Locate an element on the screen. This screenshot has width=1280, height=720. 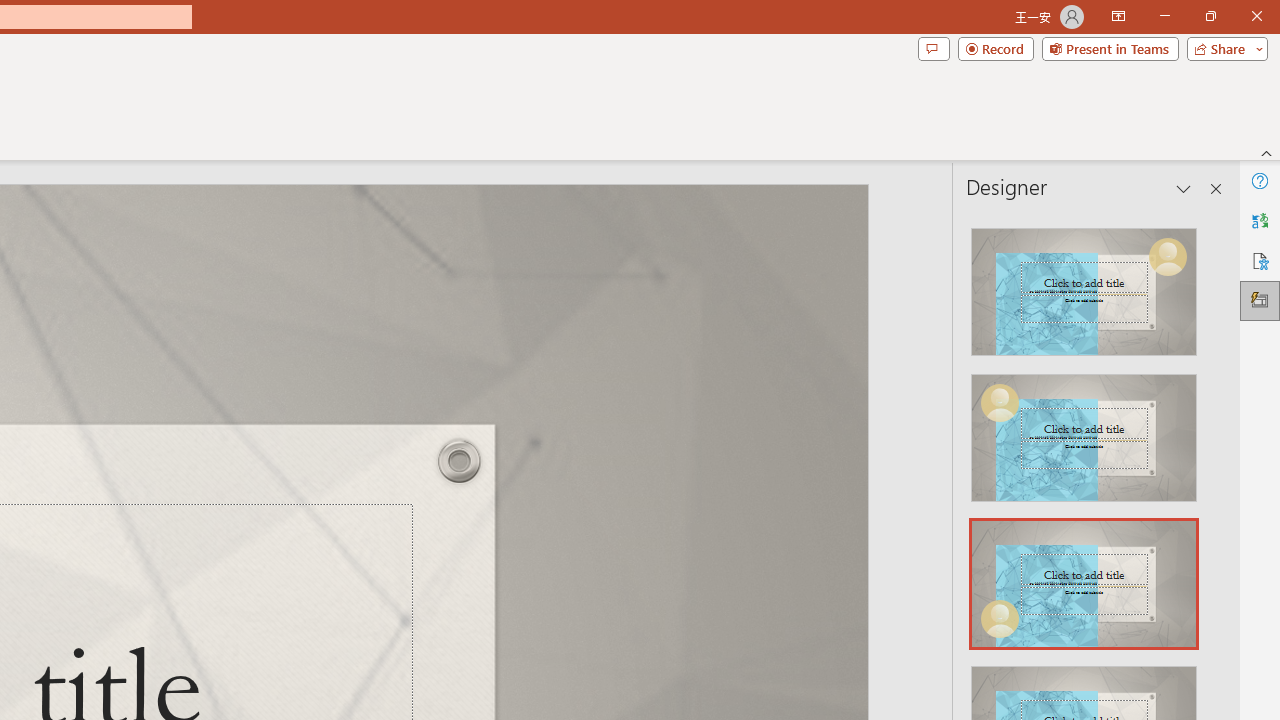
'Design Idea' is located at coordinates (1083, 577).